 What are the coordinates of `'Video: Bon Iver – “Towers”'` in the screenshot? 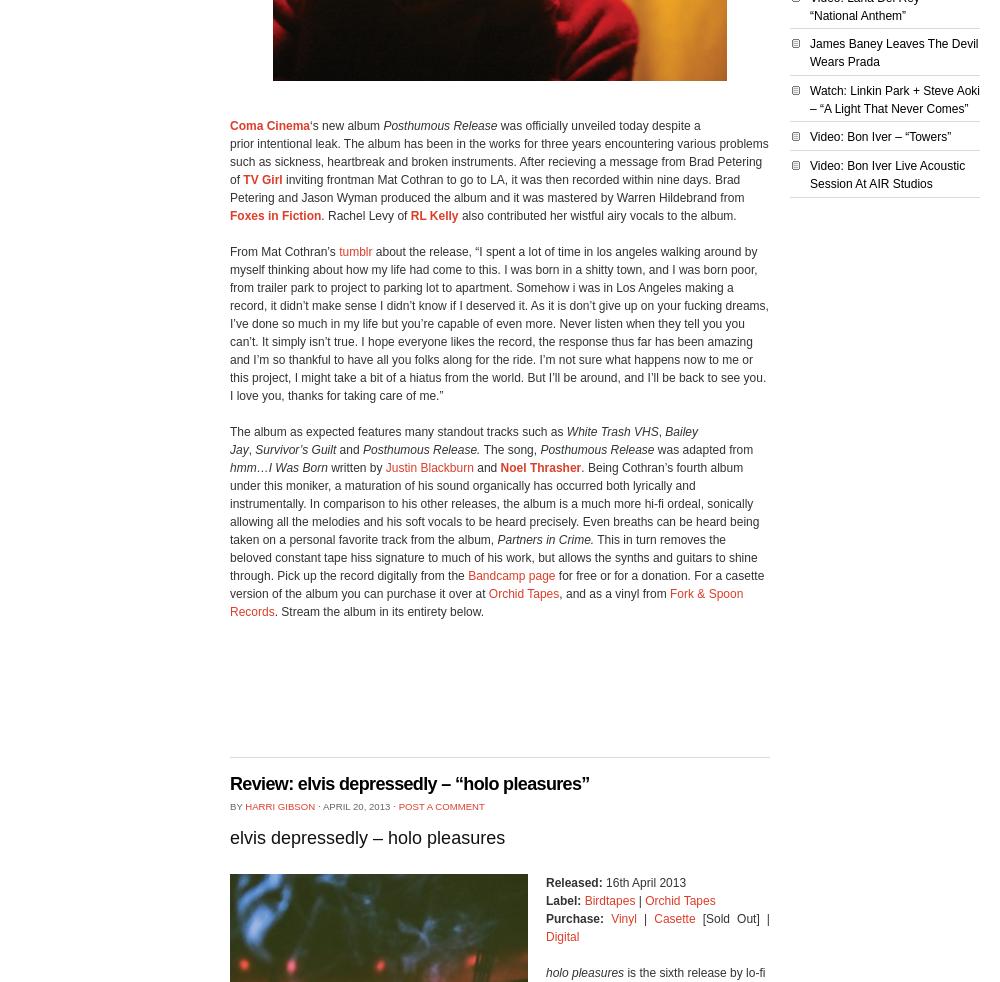 It's located at (880, 135).